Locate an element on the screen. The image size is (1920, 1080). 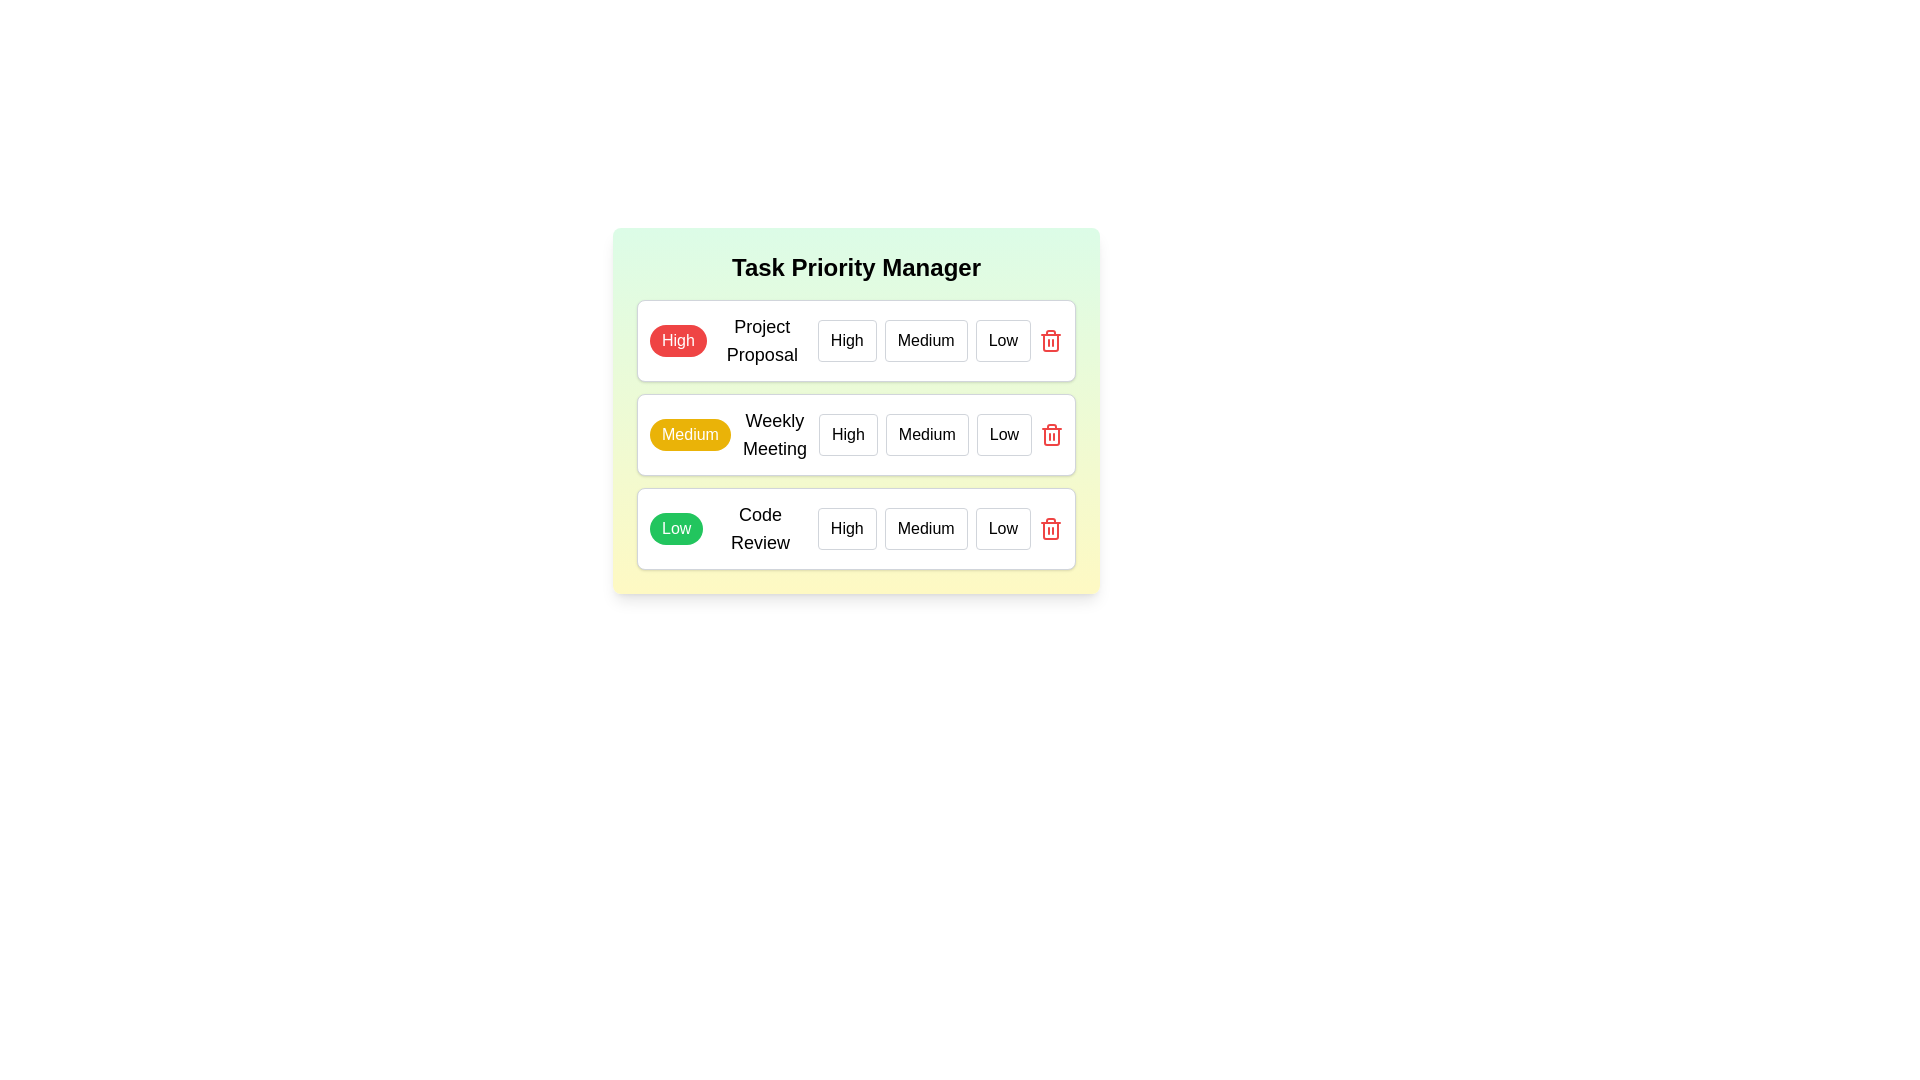
the priority level Low for the task Weekly Meeting is located at coordinates (1003, 434).